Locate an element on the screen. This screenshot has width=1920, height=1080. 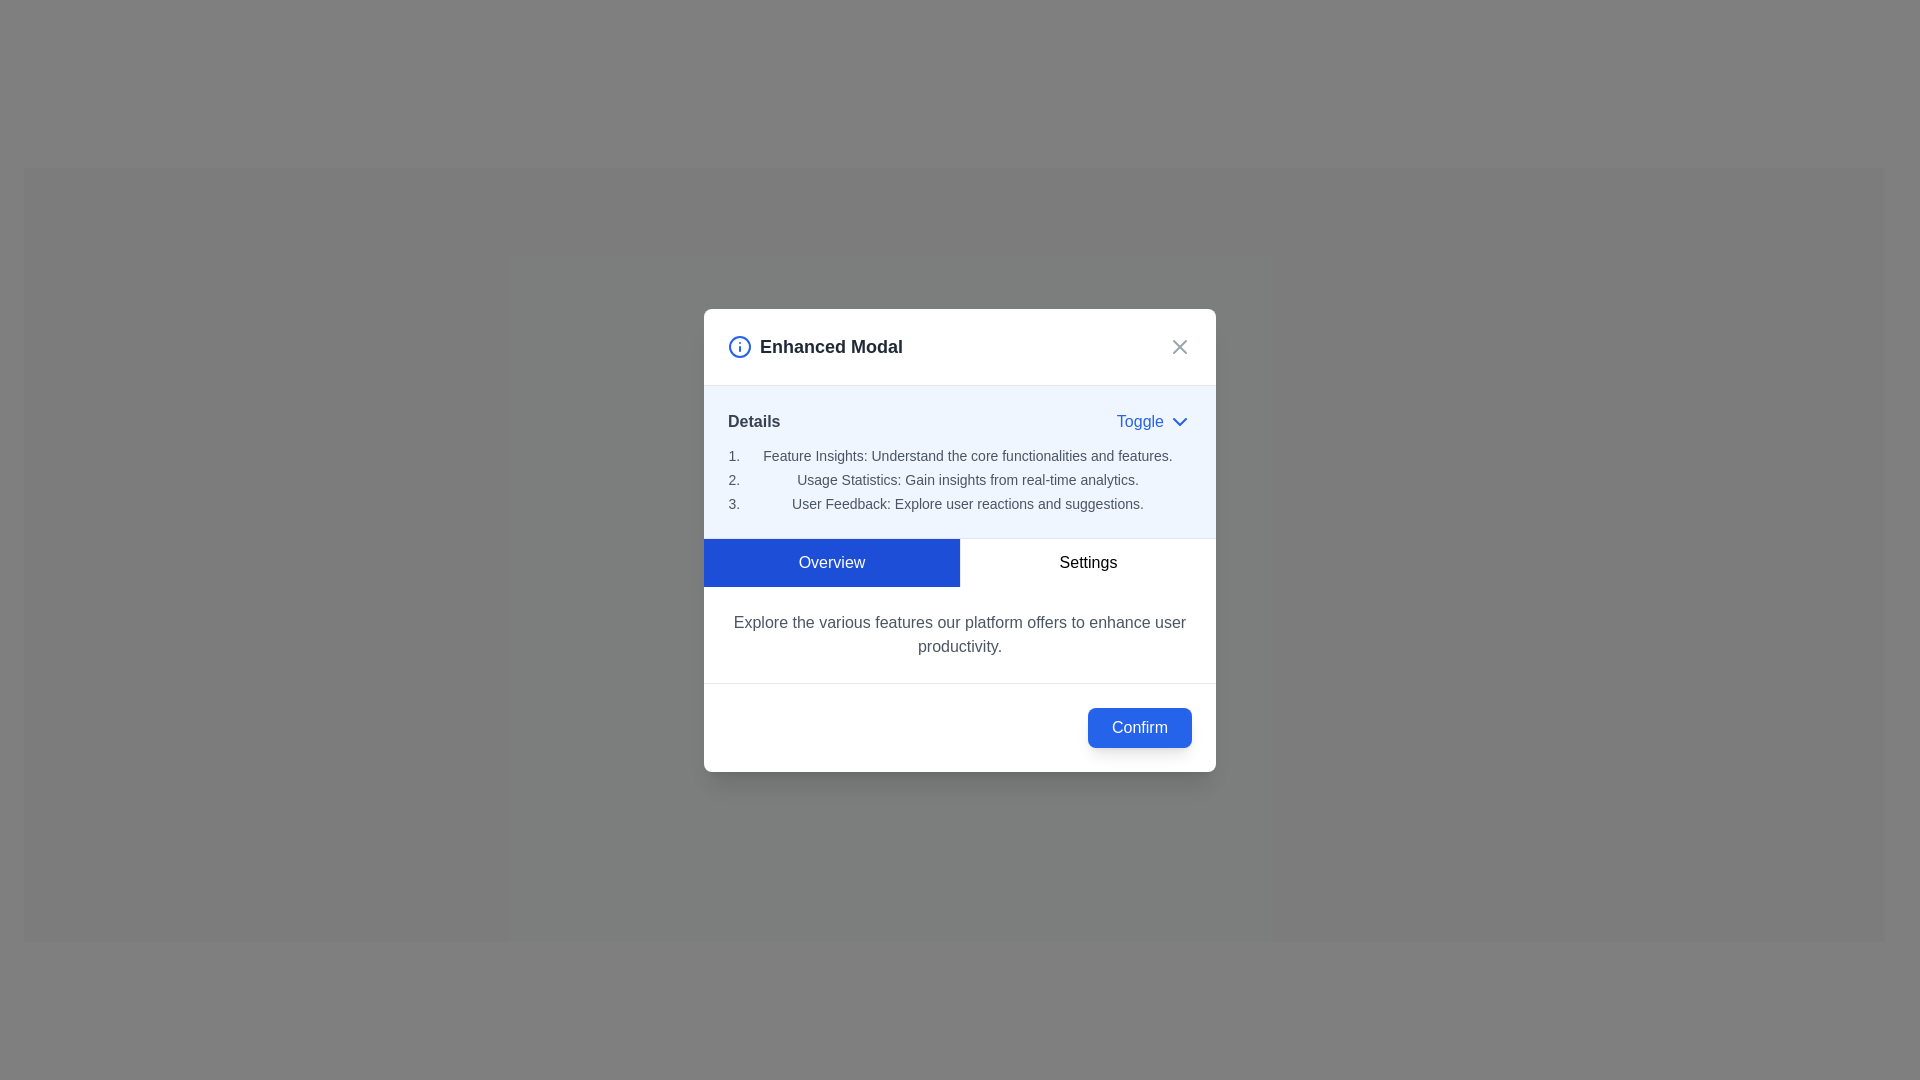
the 'Details' section of the informational component located in the center of the modal dialog below the title 'Enhanced Modal' to read the listed information is located at coordinates (960, 461).